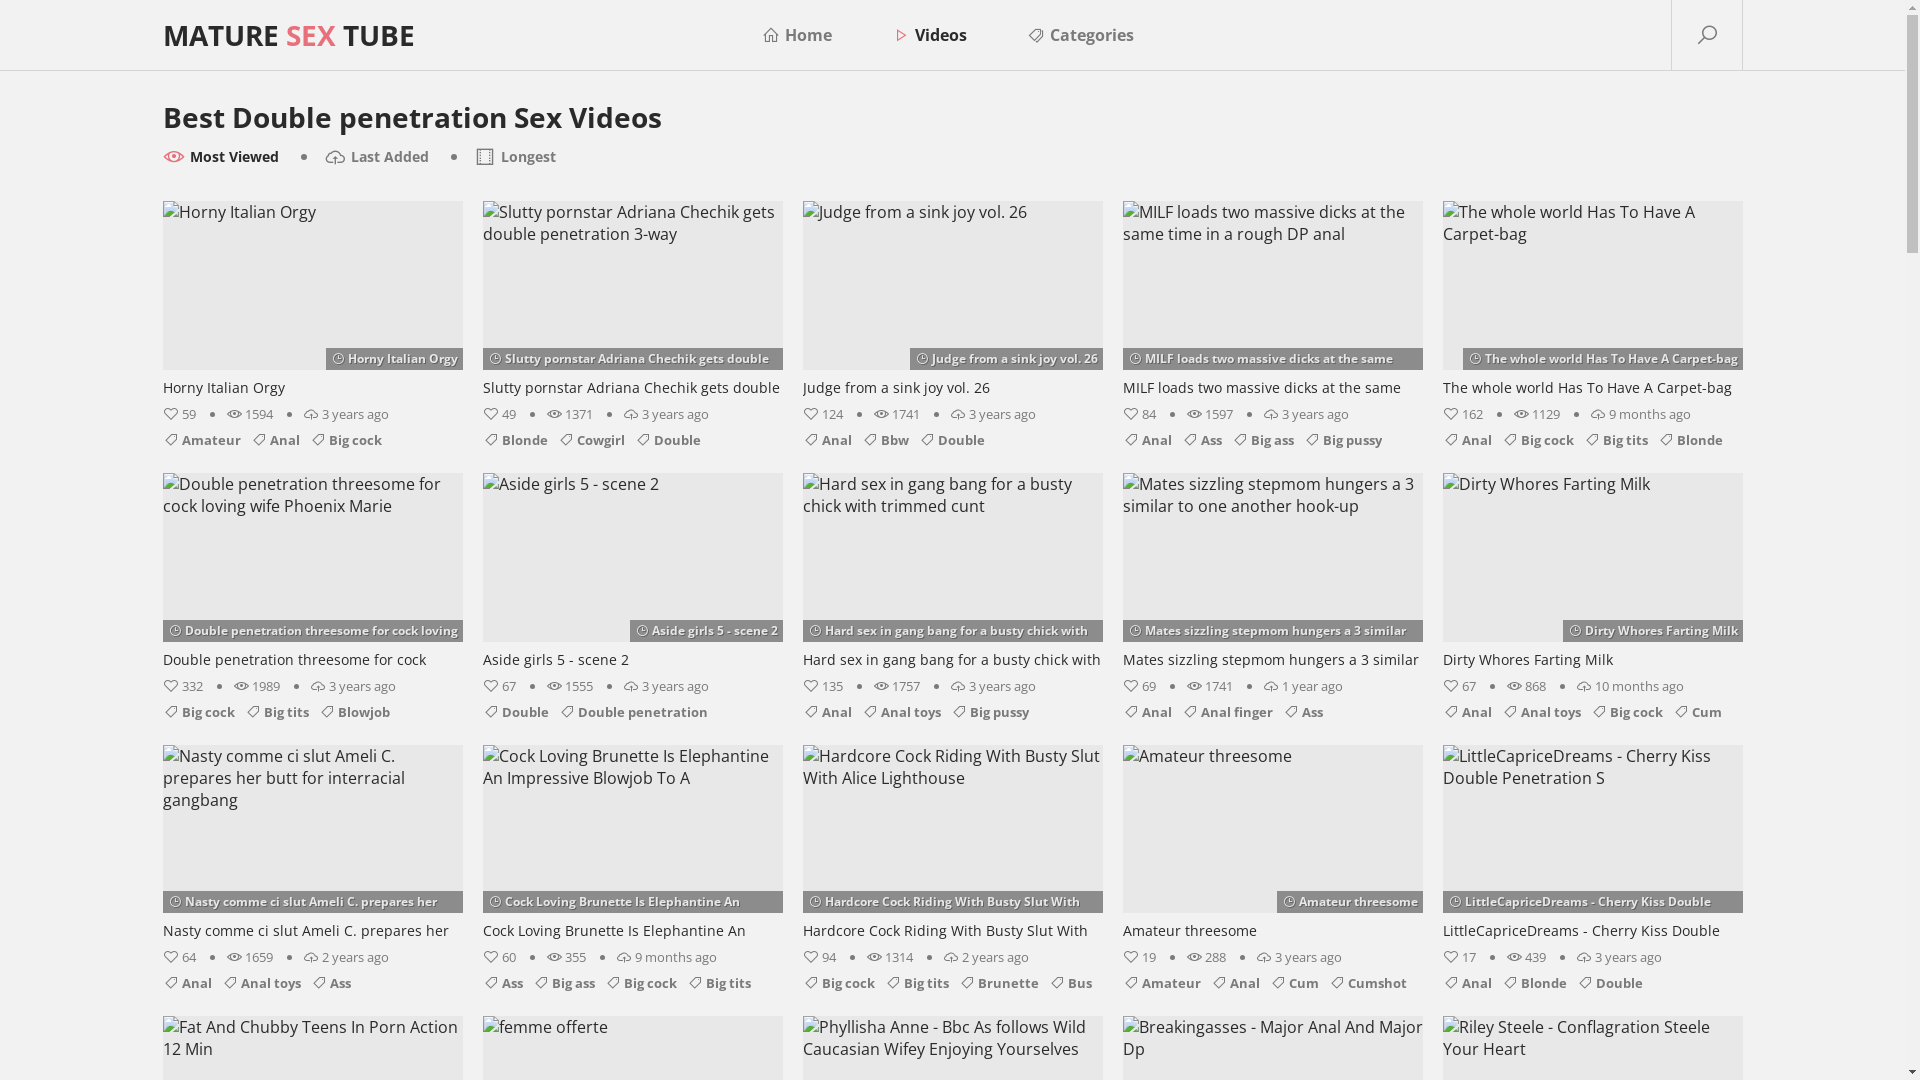  What do you see at coordinates (795, 34) in the screenshot?
I see `'Home'` at bounding box center [795, 34].